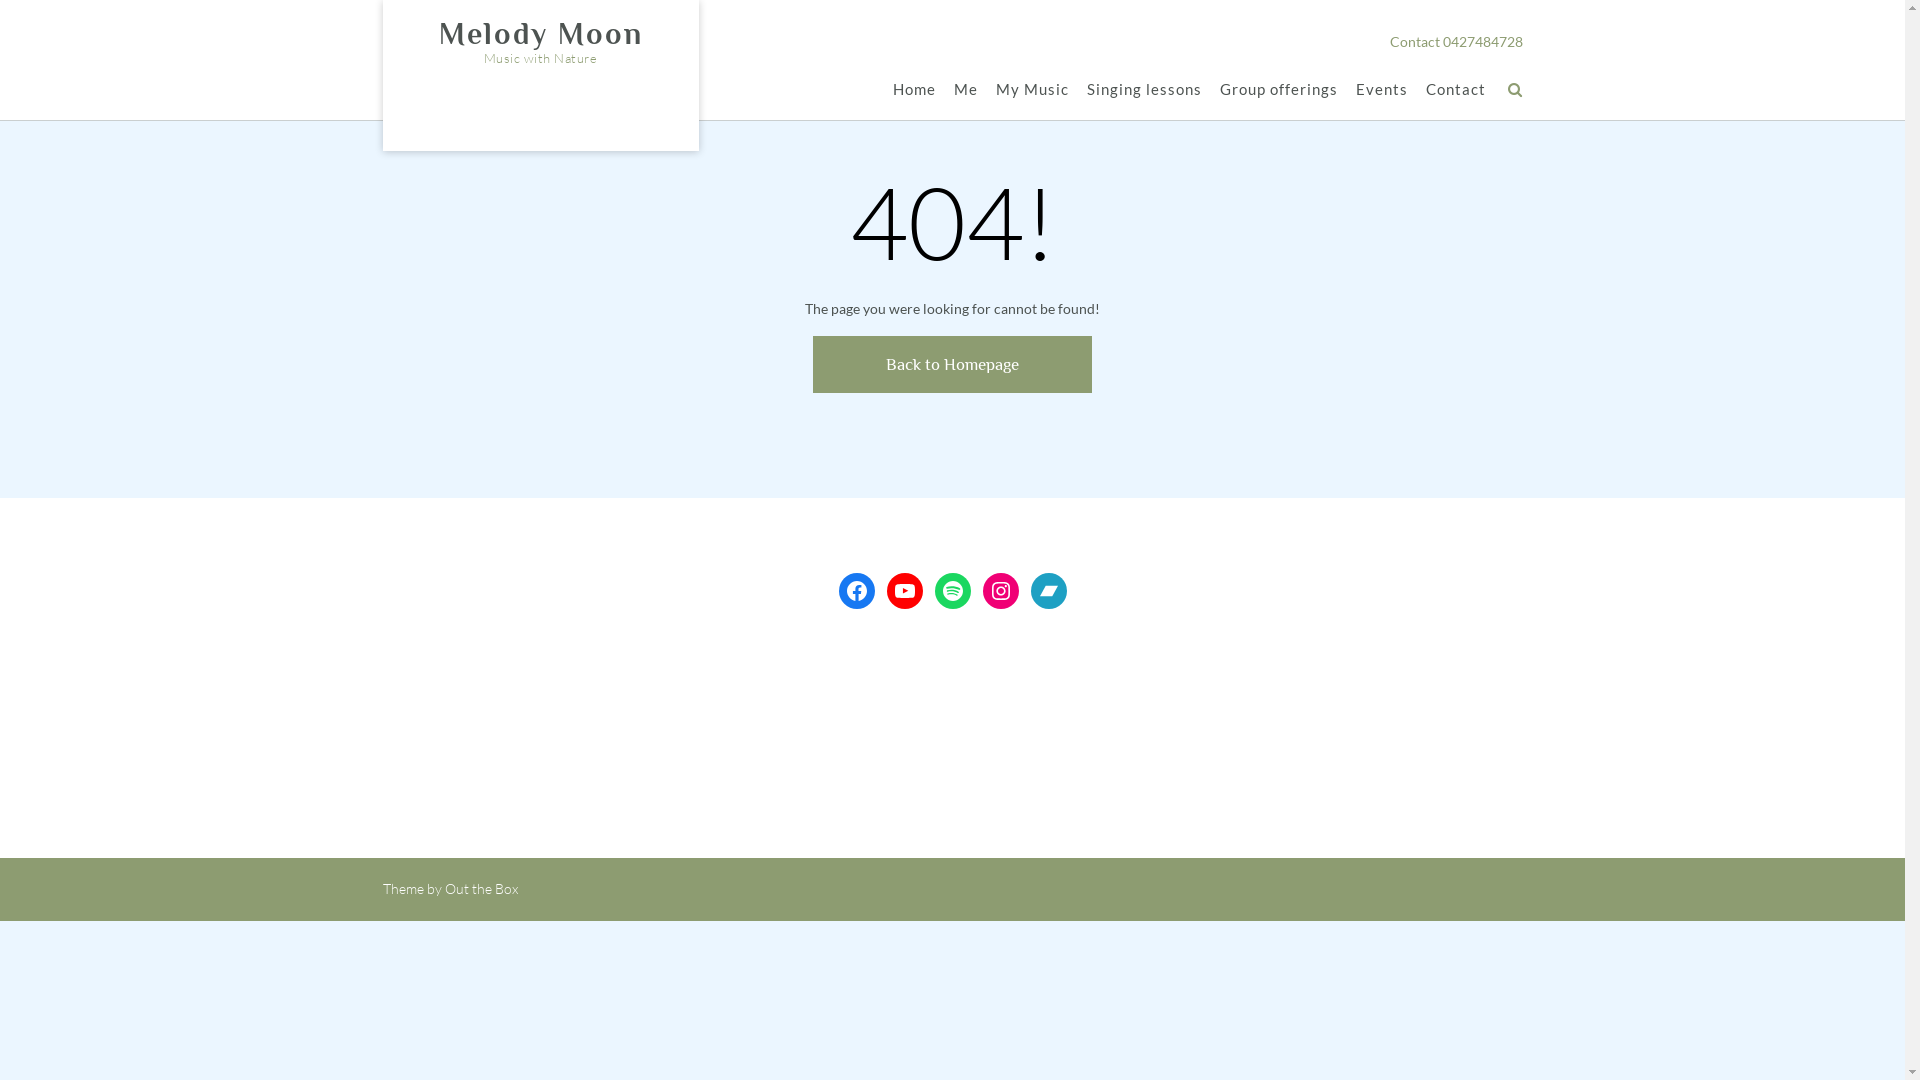 This screenshot has height=1080, width=1920. What do you see at coordinates (965, 88) in the screenshot?
I see `'Me'` at bounding box center [965, 88].